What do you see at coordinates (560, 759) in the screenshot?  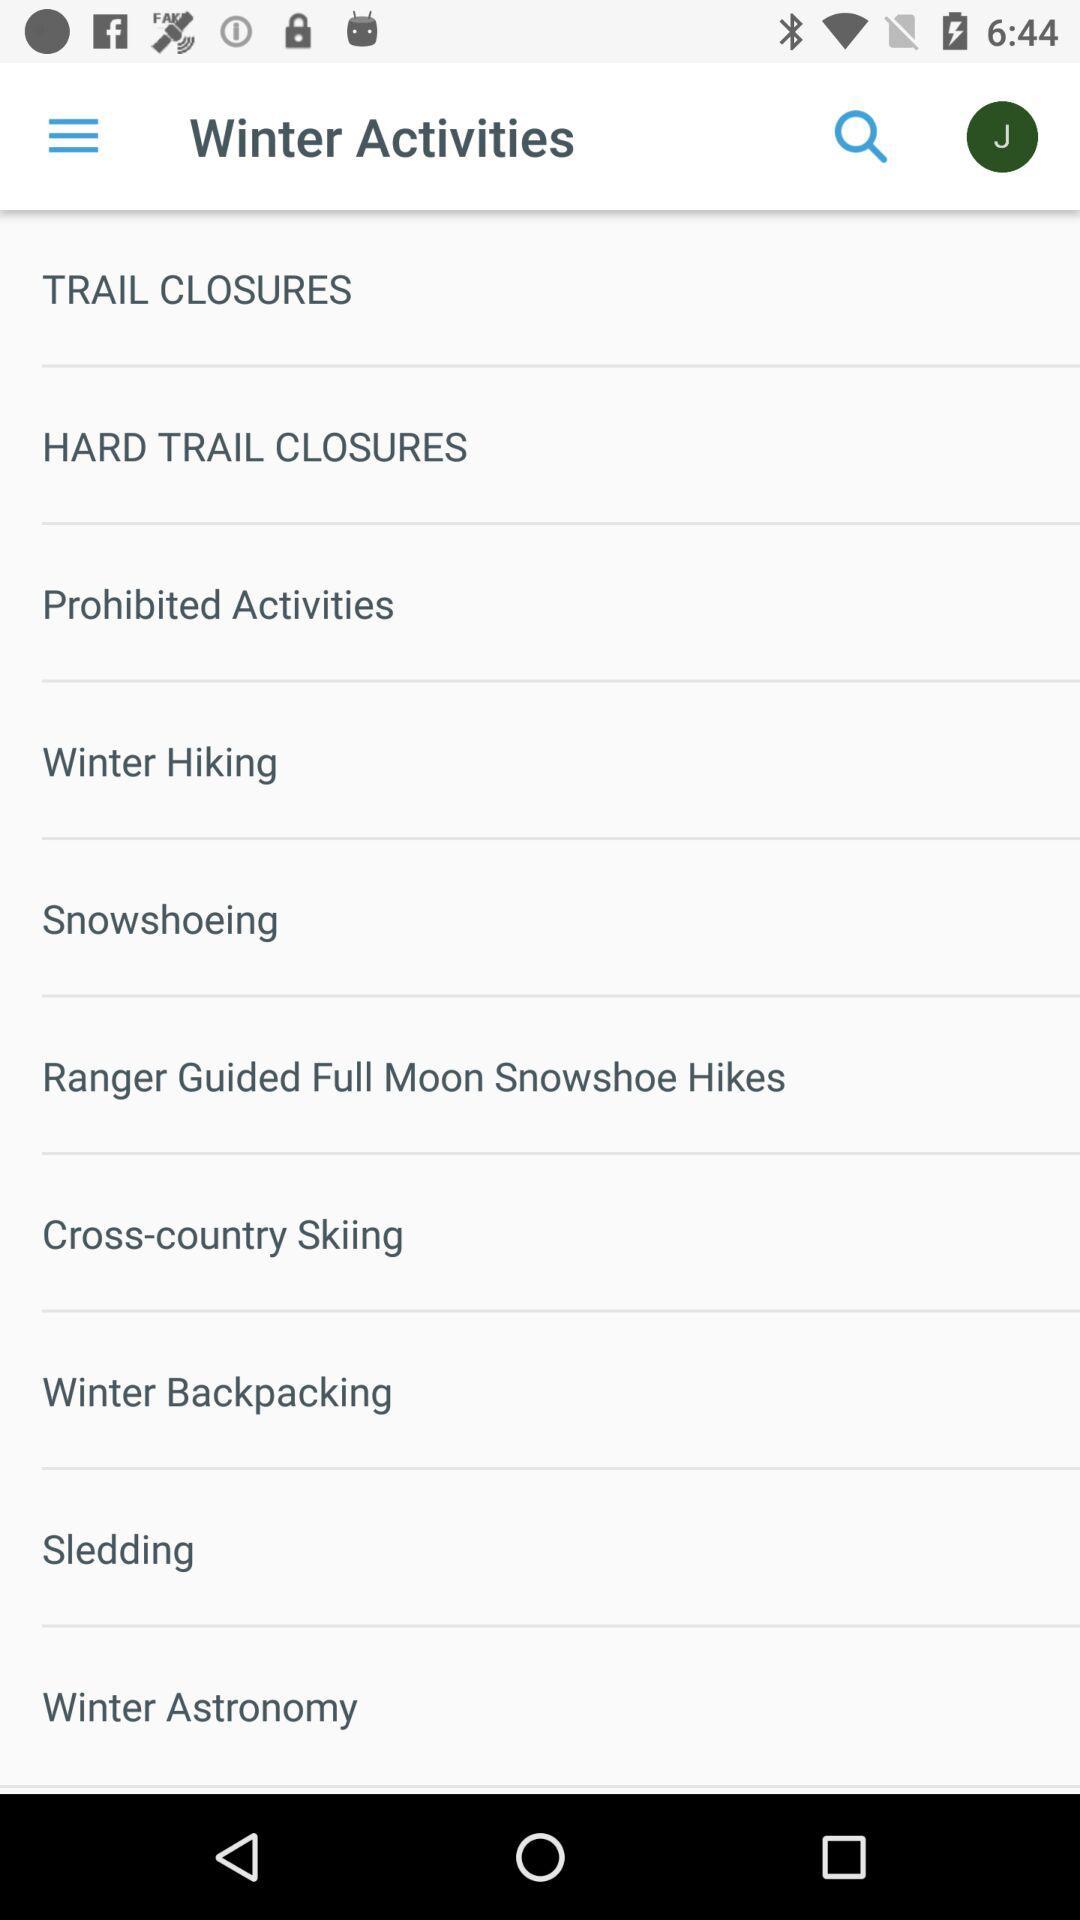 I see `the winter hiking item` at bounding box center [560, 759].